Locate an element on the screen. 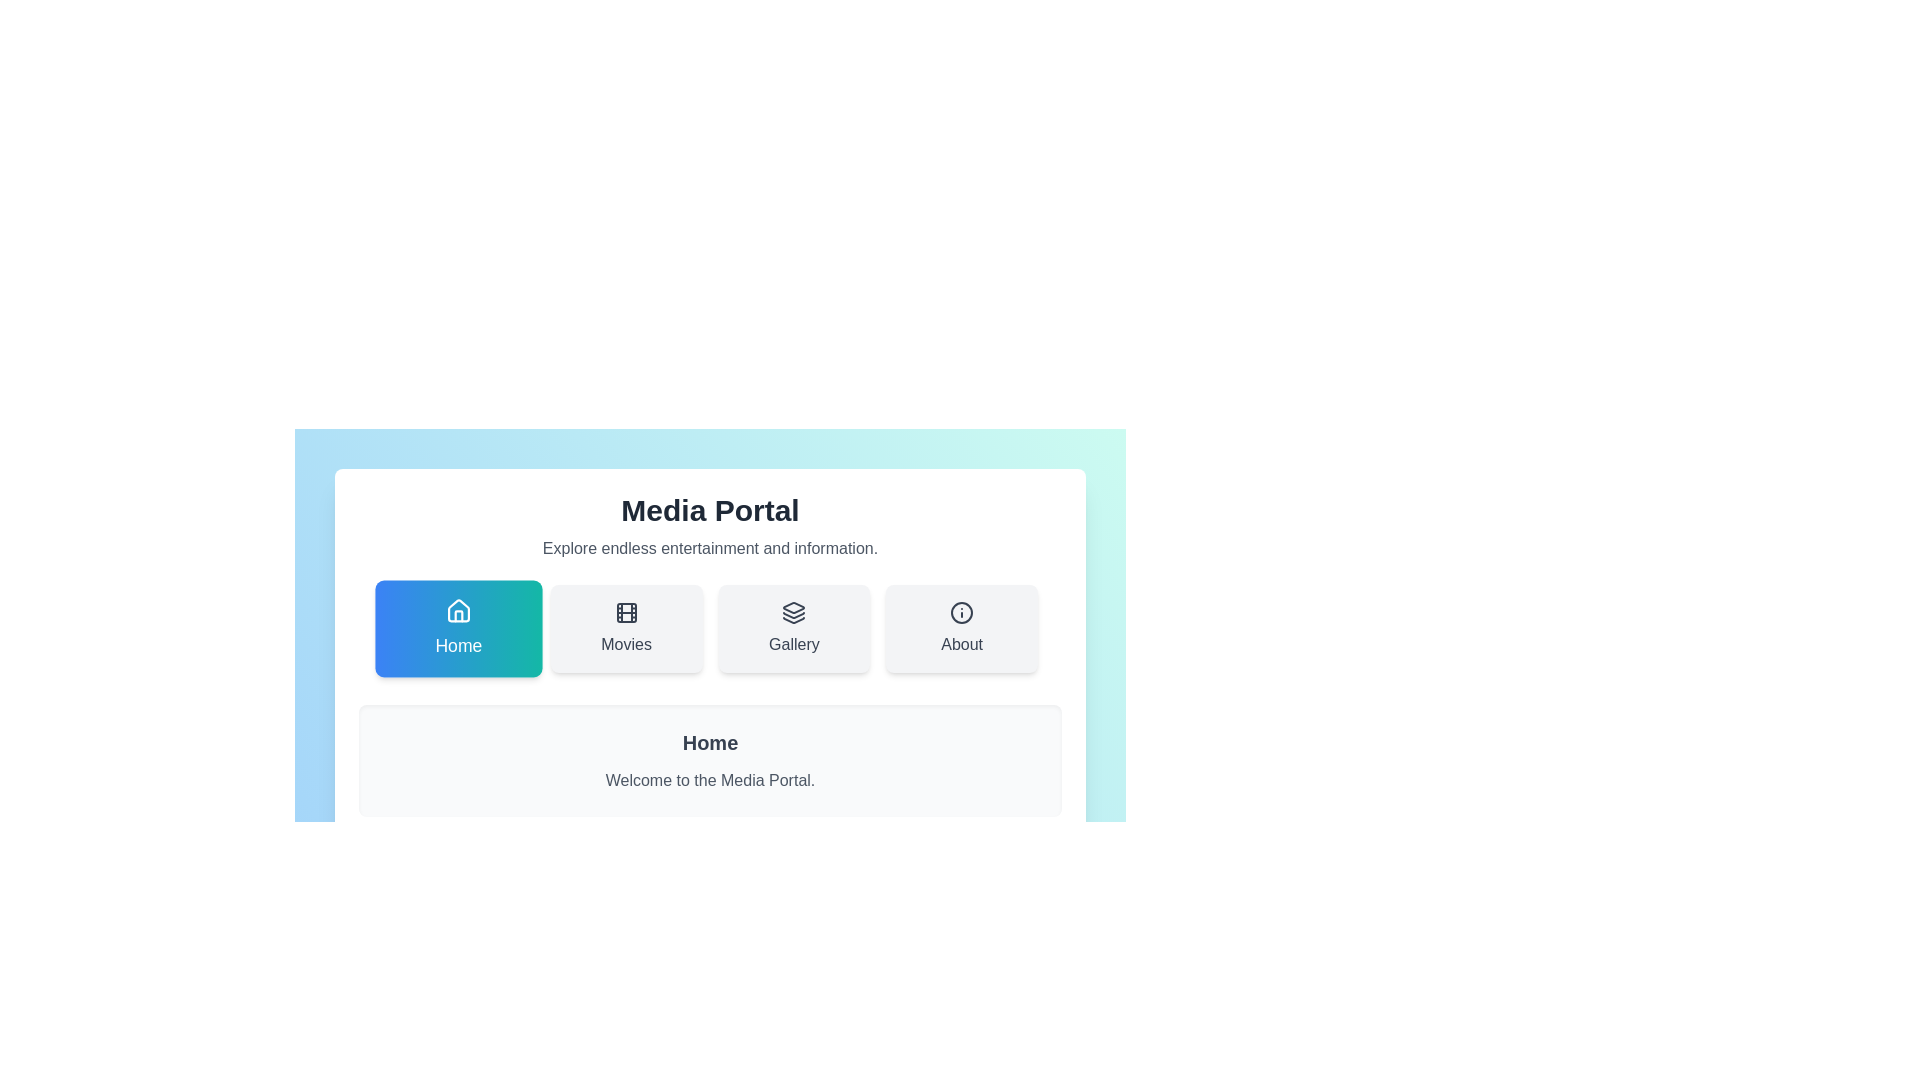 This screenshot has width=1920, height=1080. the 'Gallery' button icon for accessibility tools is located at coordinates (793, 612).